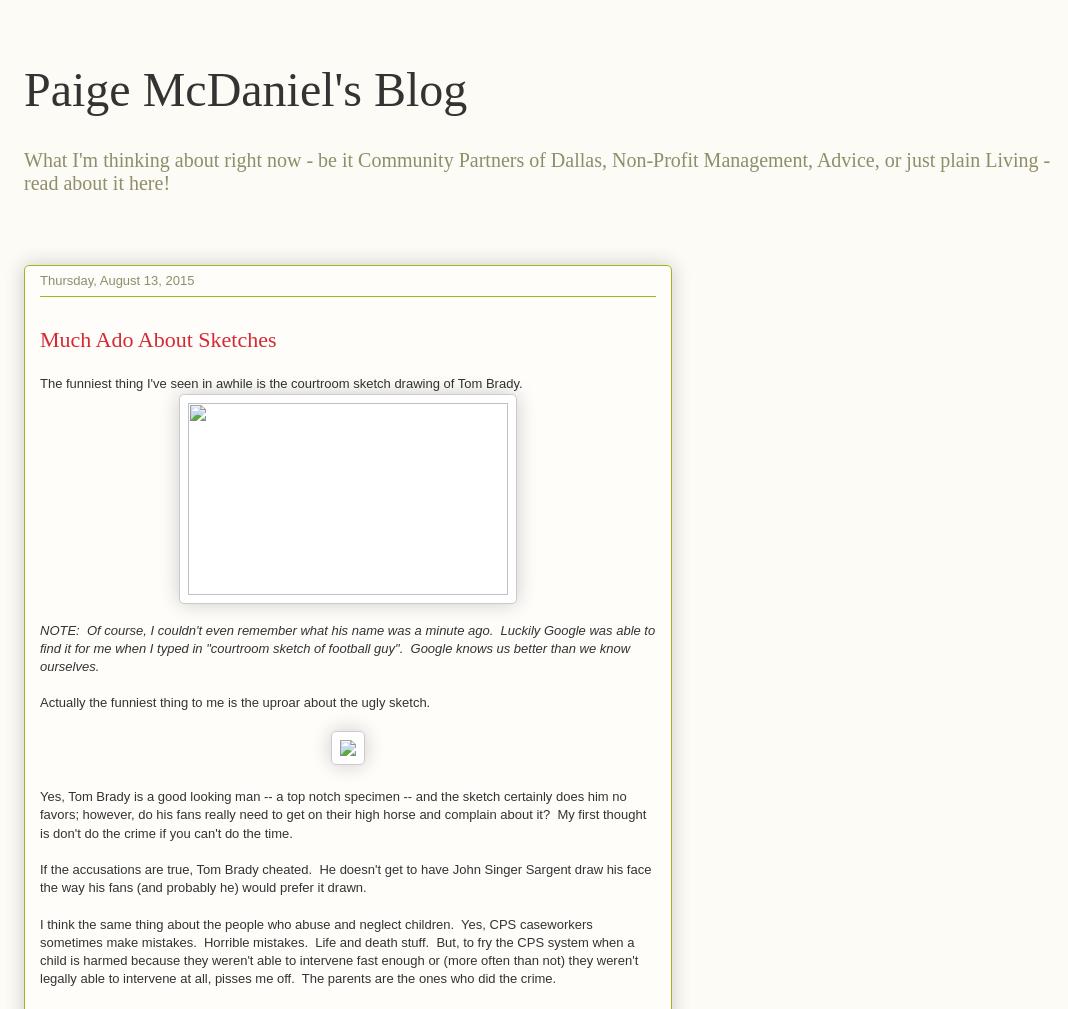  What do you see at coordinates (234, 702) in the screenshot?
I see `'Actually the funniest thing to me is the uproar about the ugly sketch.'` at bounding box center [234, 702].